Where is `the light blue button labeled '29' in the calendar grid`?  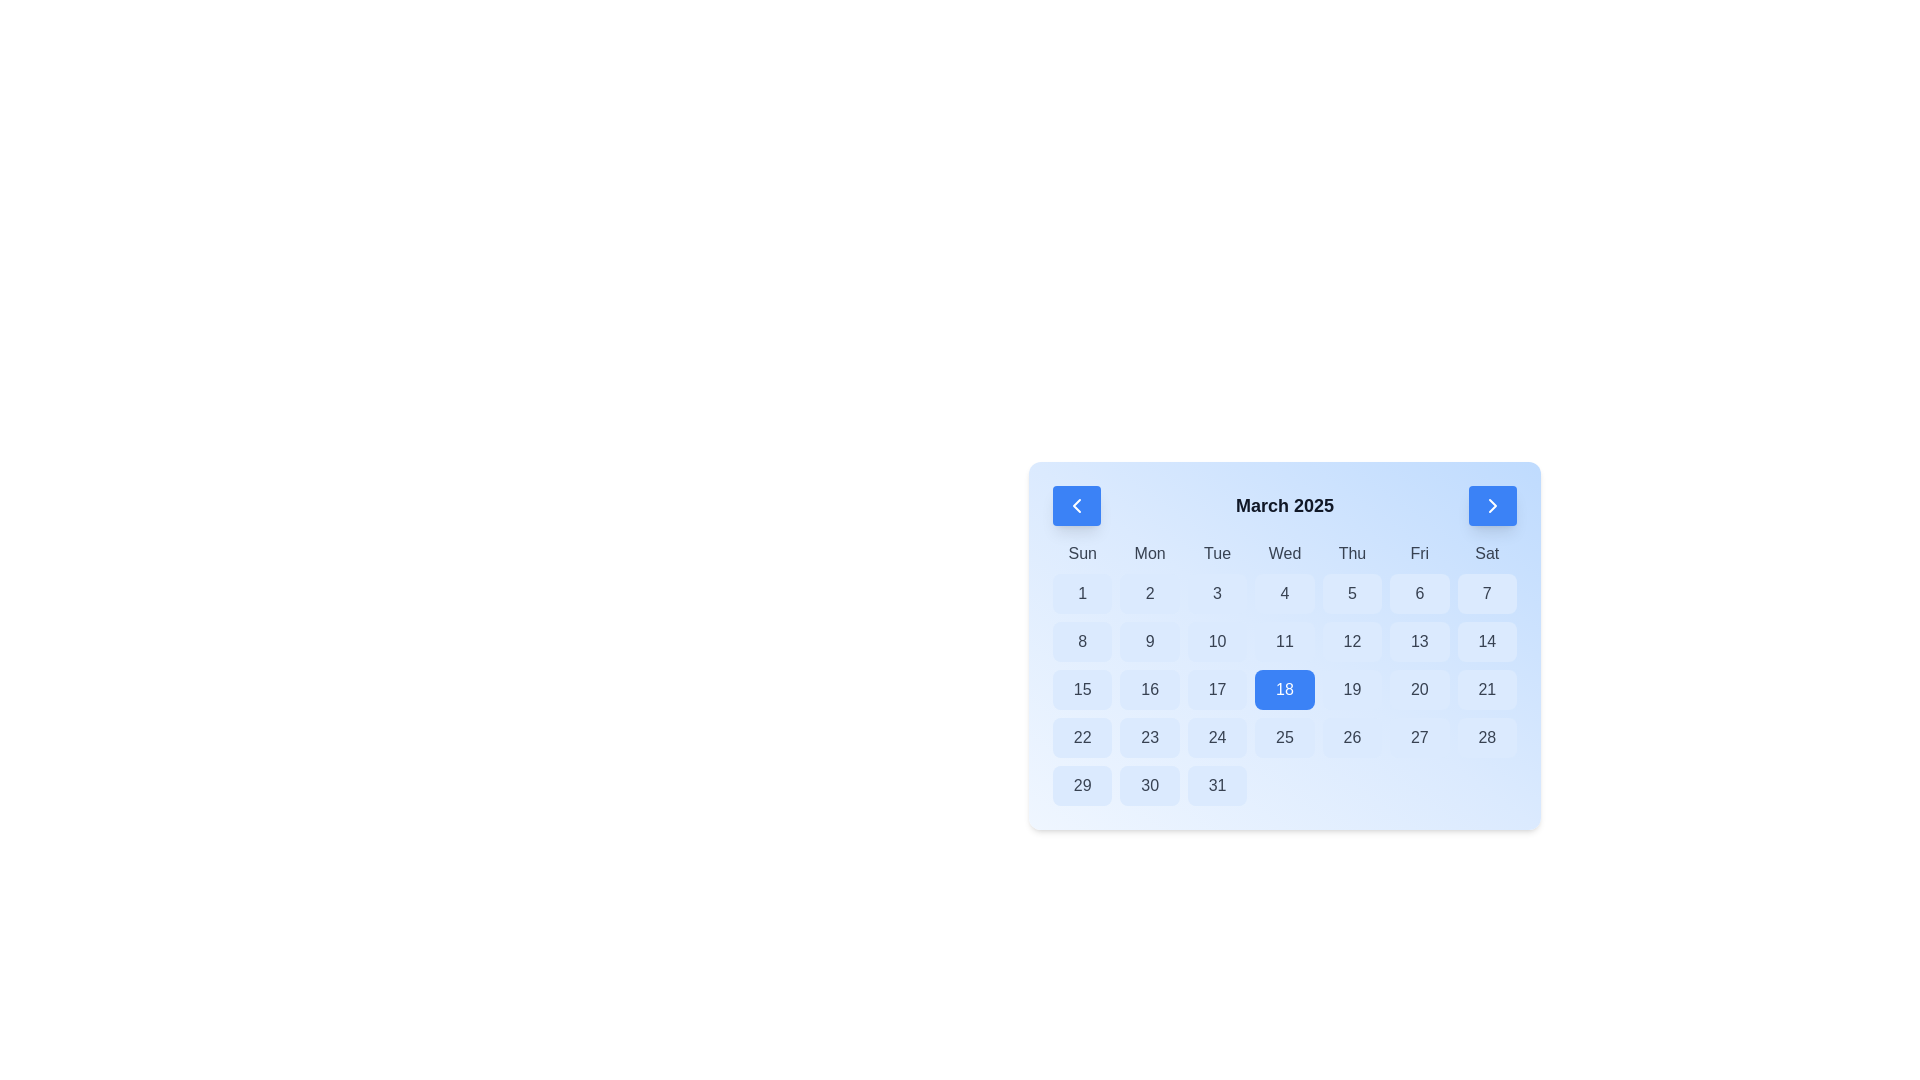 the light blue button labeled '29' in the calendar grid is located at coordinates (1081, 785).